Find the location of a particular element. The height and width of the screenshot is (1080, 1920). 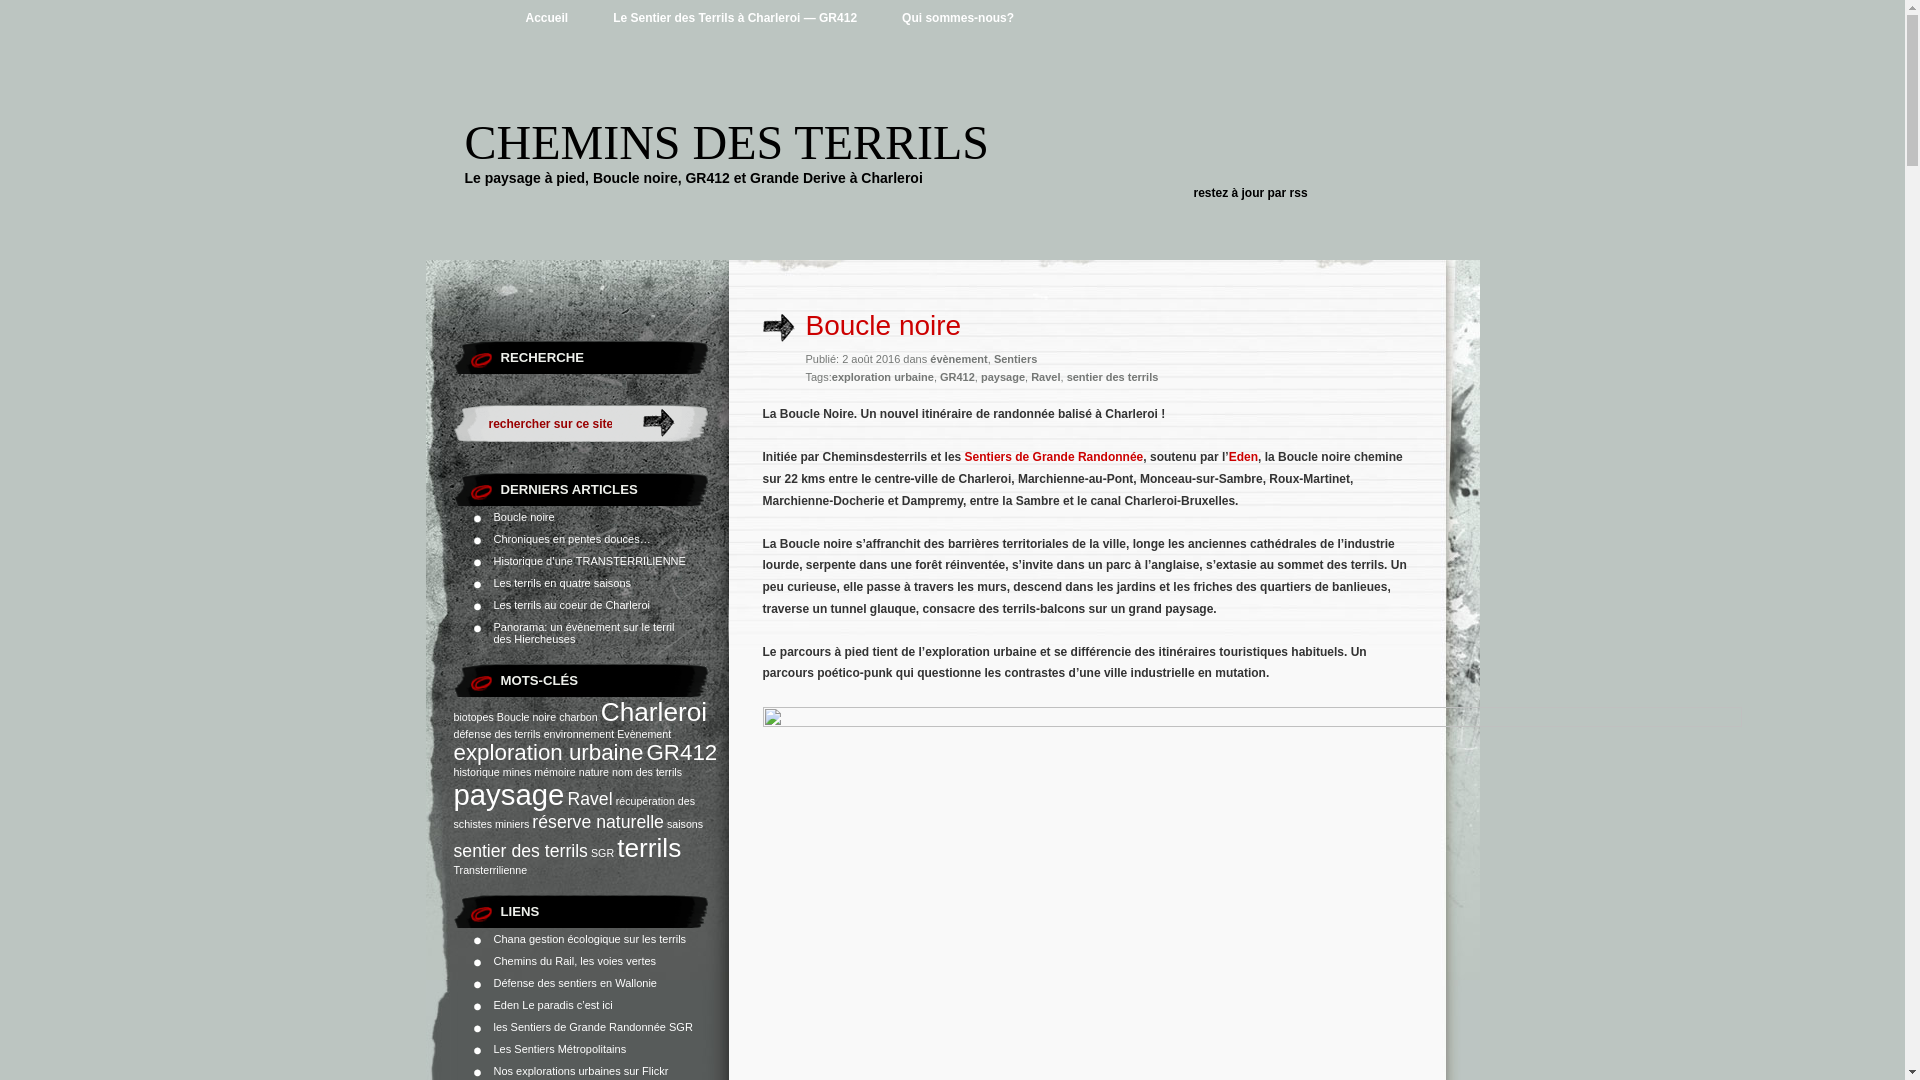

'Qui sommes-nous?' is located at coordinates (957, 18).